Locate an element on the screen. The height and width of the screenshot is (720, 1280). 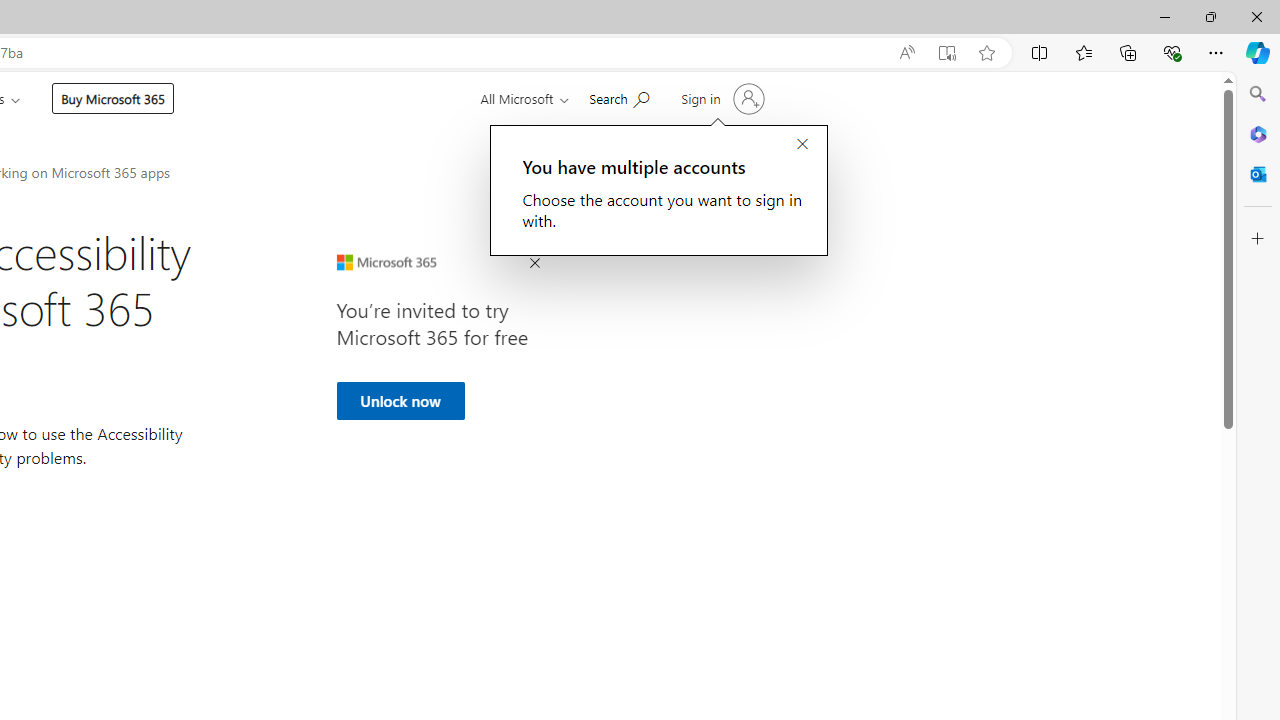
'Read aloud this page (Ctrl+Shift+U)' is located at coordinates (905, 52).